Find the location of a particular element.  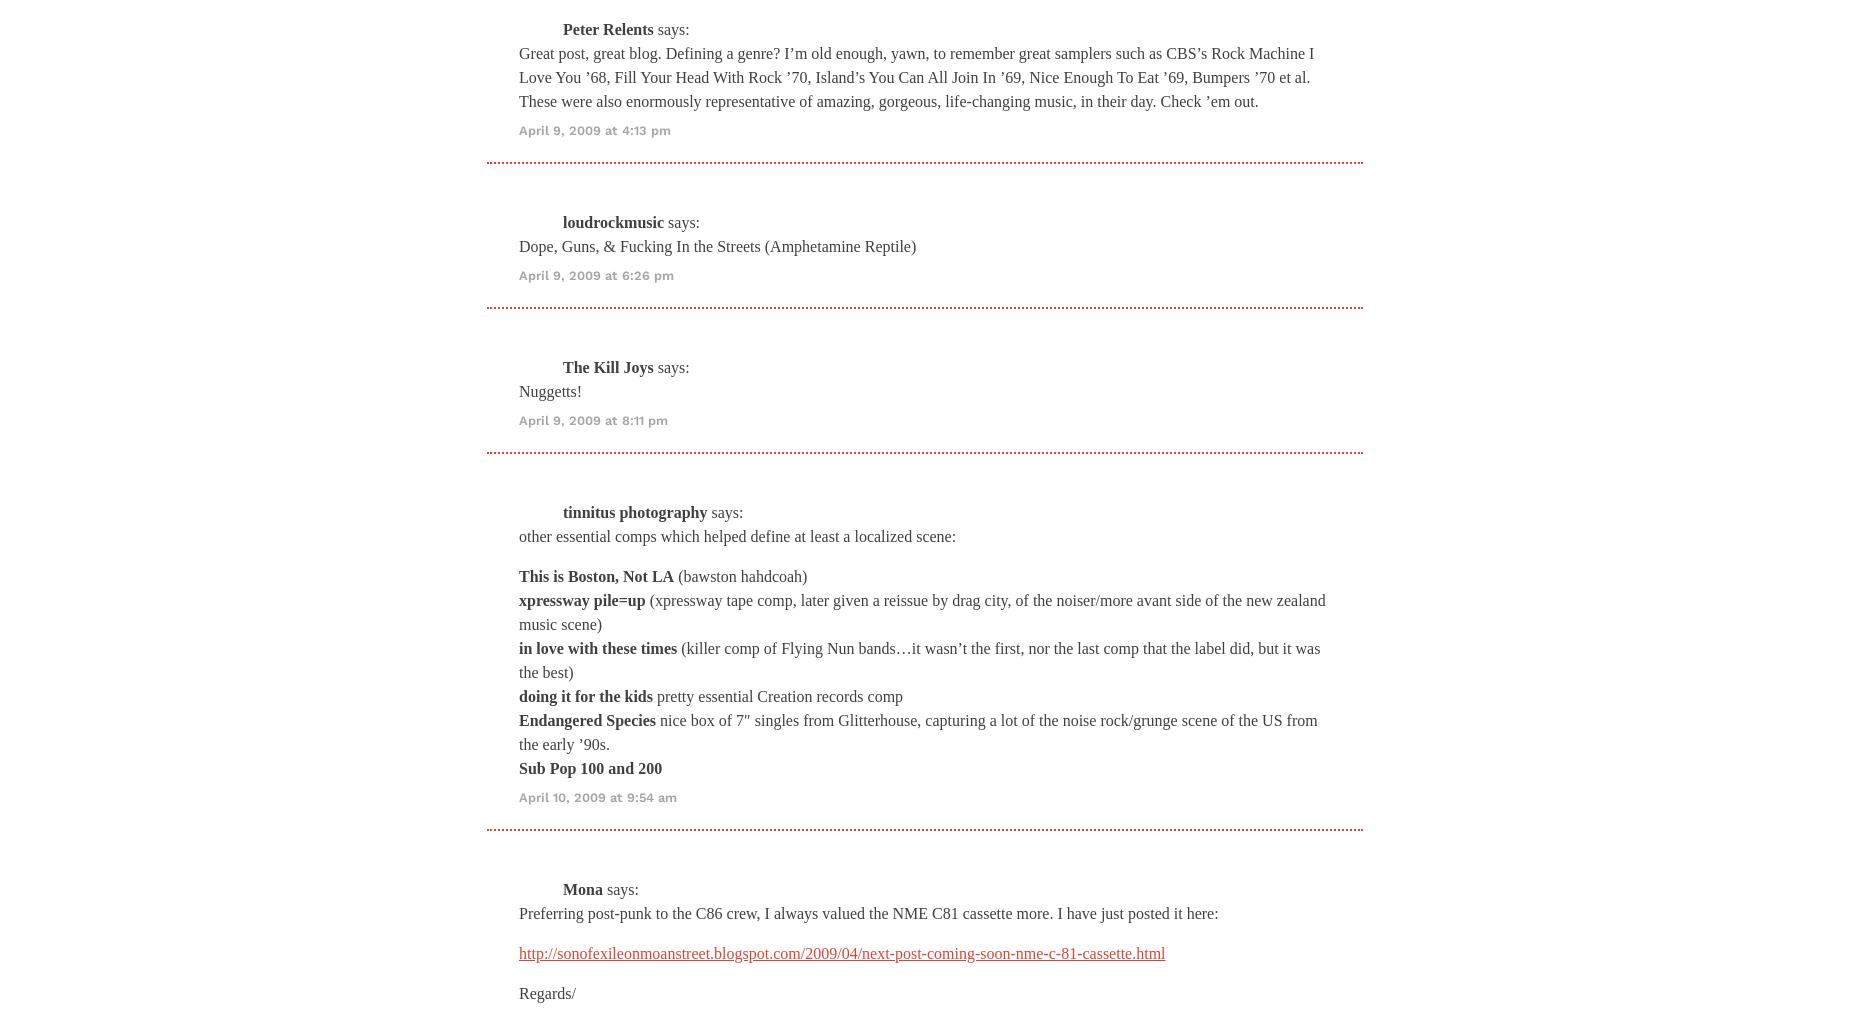

'other essential comps which helped define at least a localized scene:' is located at coordinates (518, 534).